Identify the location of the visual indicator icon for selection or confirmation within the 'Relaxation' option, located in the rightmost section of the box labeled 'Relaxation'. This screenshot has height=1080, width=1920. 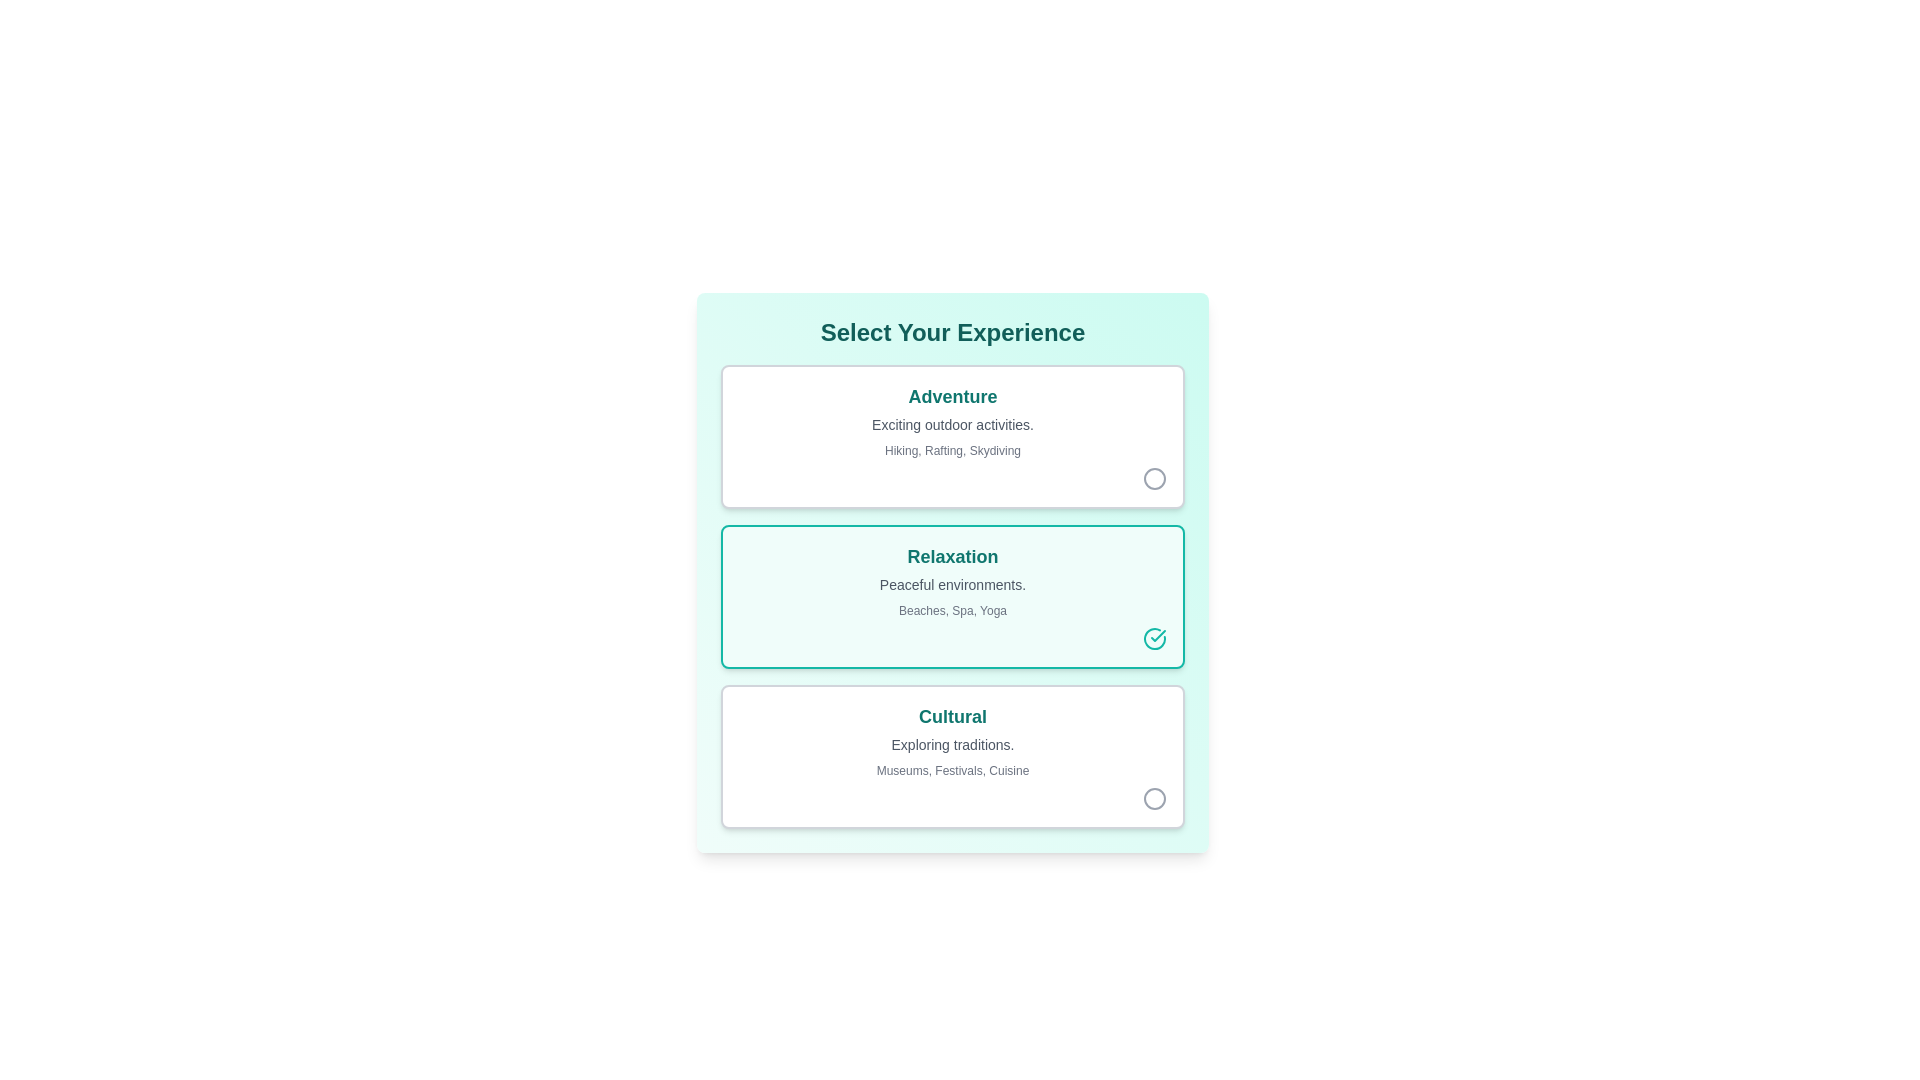
(1155, 639).